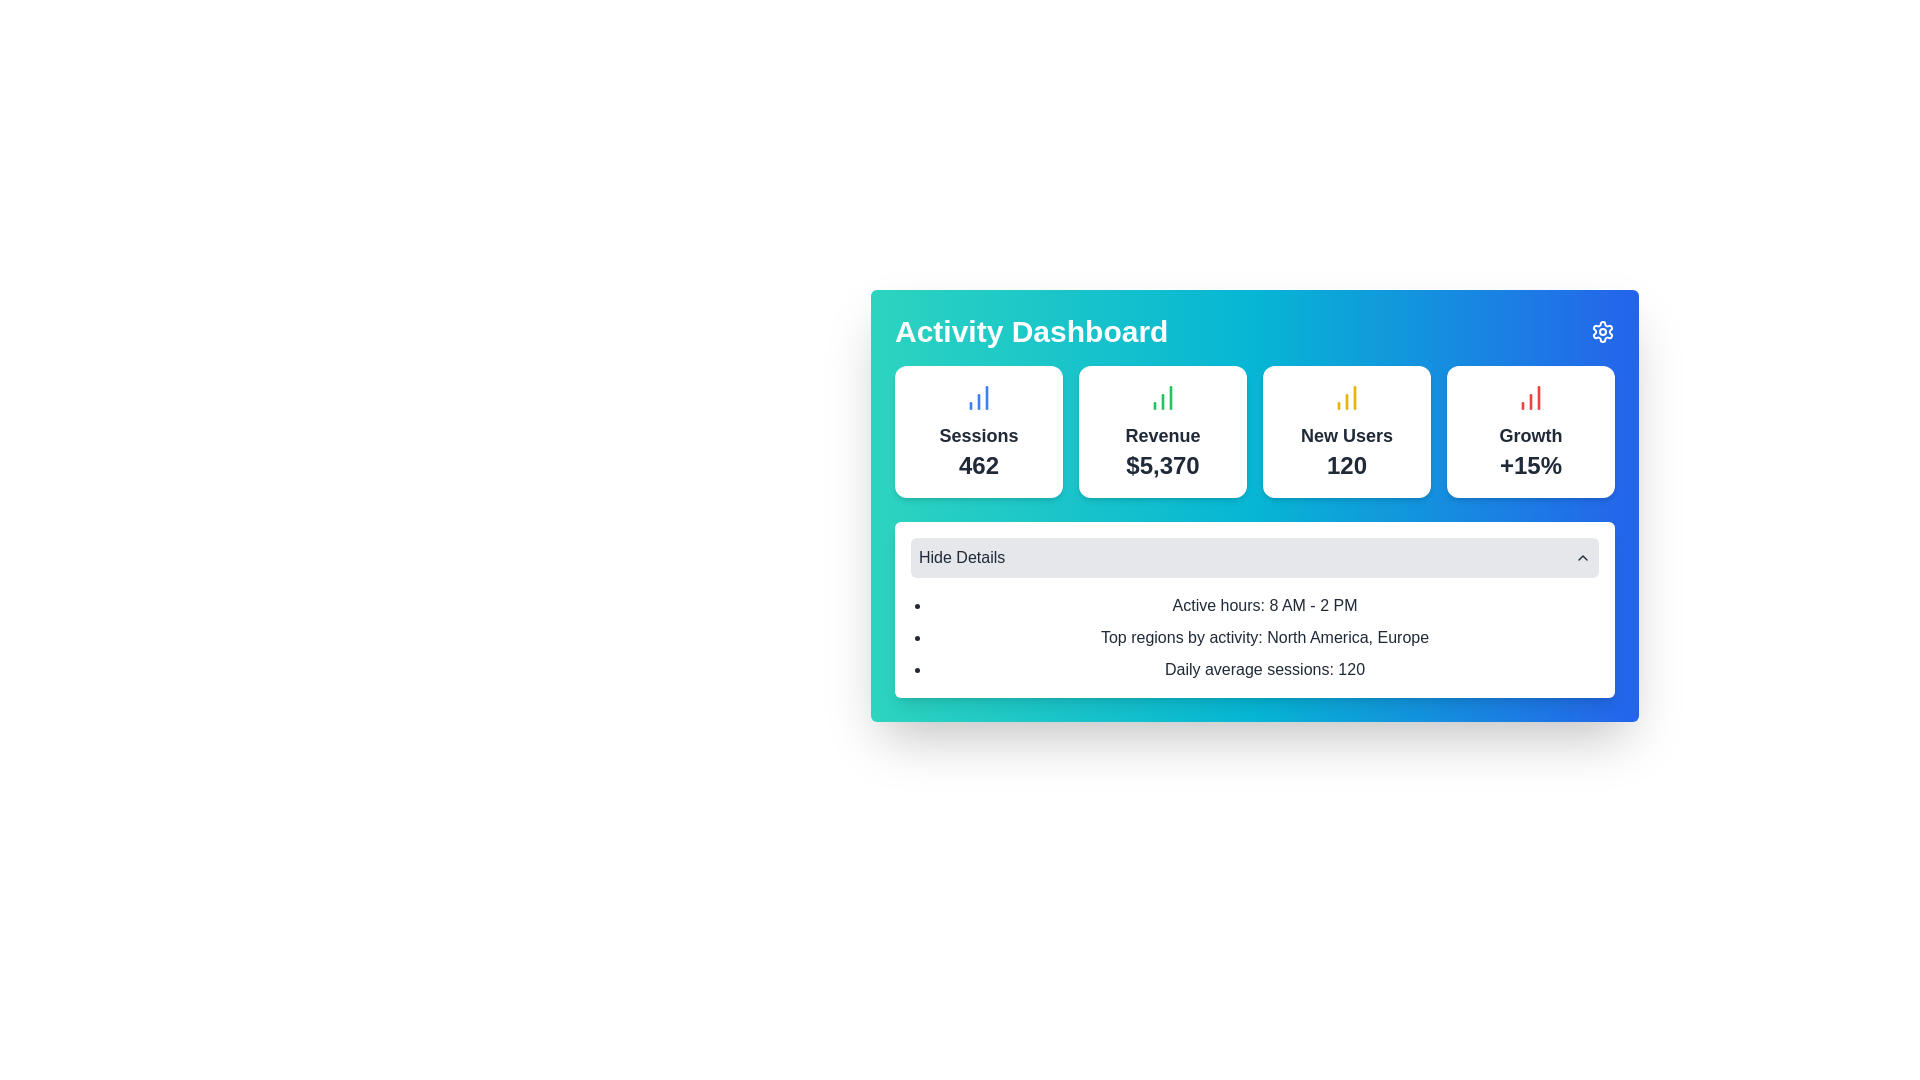 The height and width of the screenshot is (1080, 1920). What do you see at coordinates (1347, 466) in the screenshot?
I see `the label displaying the number of new users, located in the third widget box from the left in the top row of the dashboard, below the label 'New Users'` at bounding box center [1347, 466].